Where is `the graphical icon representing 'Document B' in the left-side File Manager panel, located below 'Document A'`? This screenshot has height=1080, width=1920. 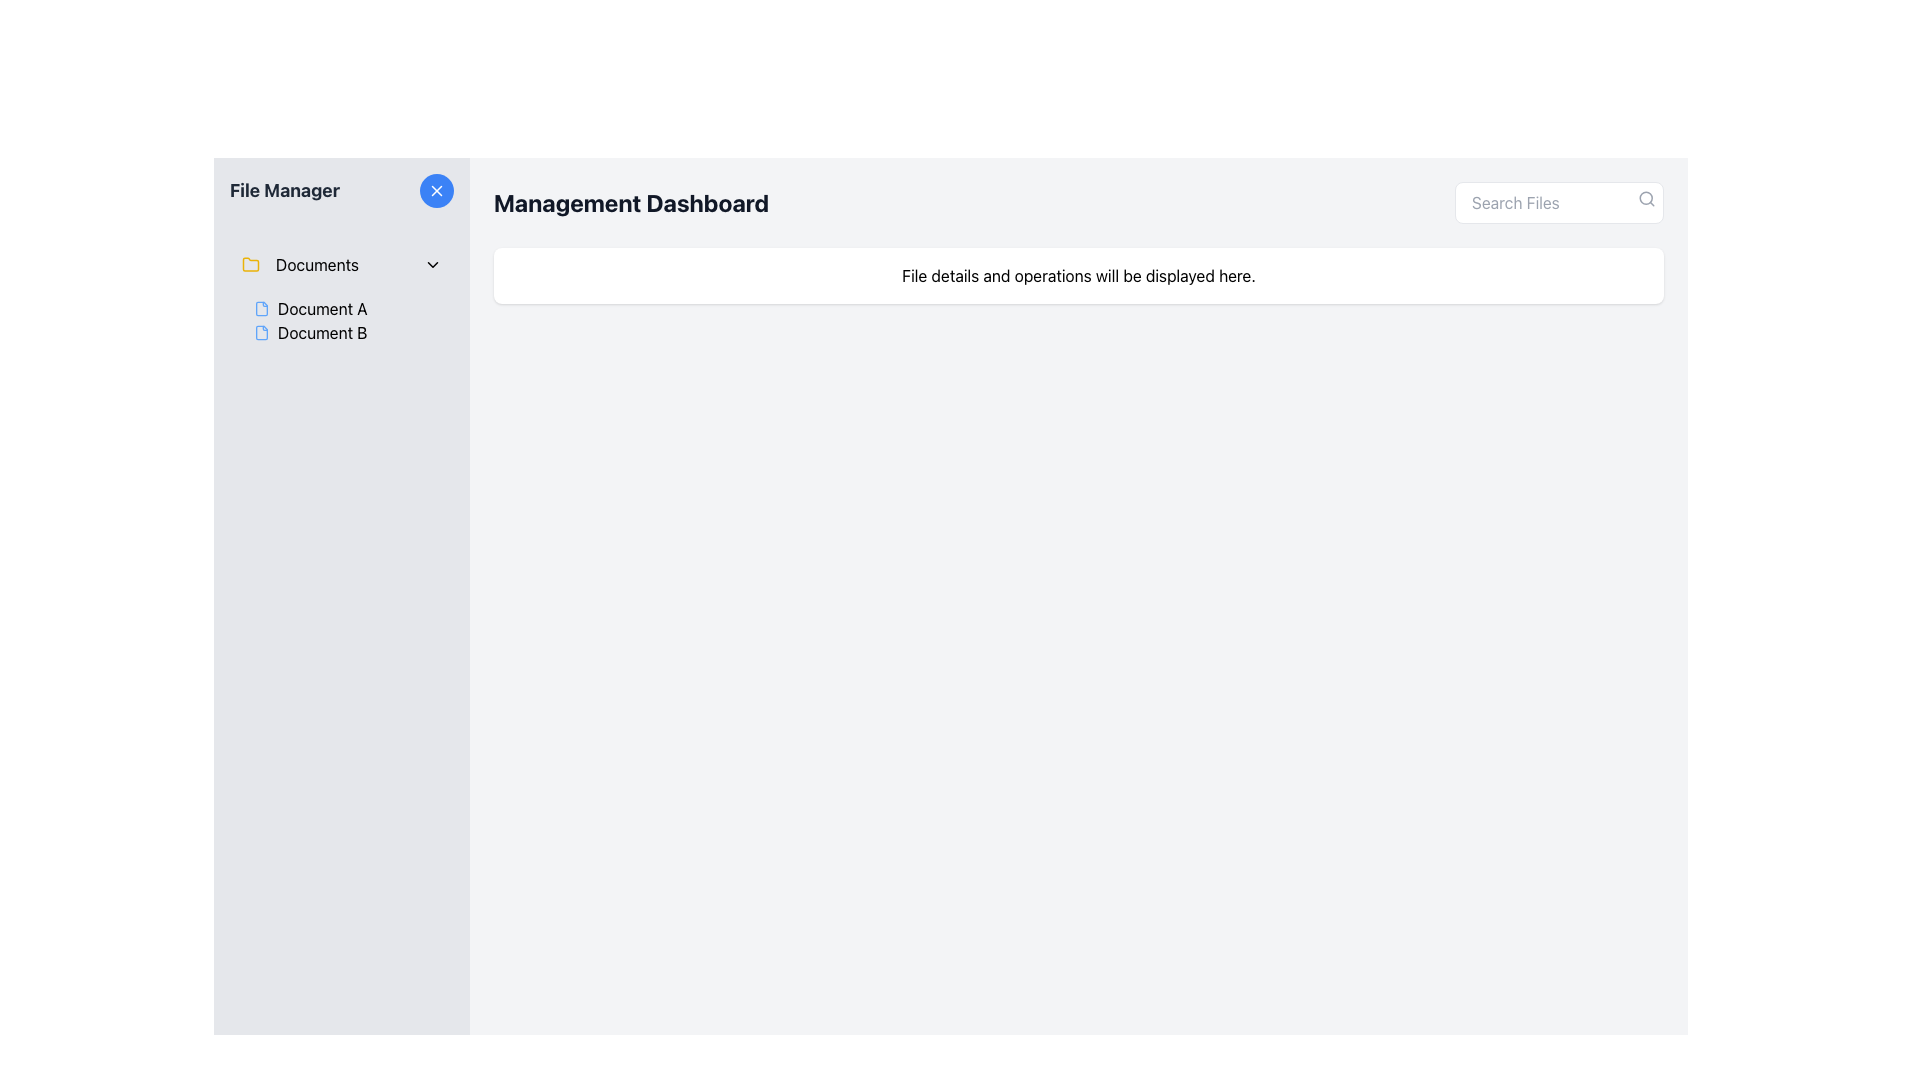
the graphical icon representing 'Document B' in the left-side File Manager panel, located below 'Document A' is located at coordinates (261, 331).